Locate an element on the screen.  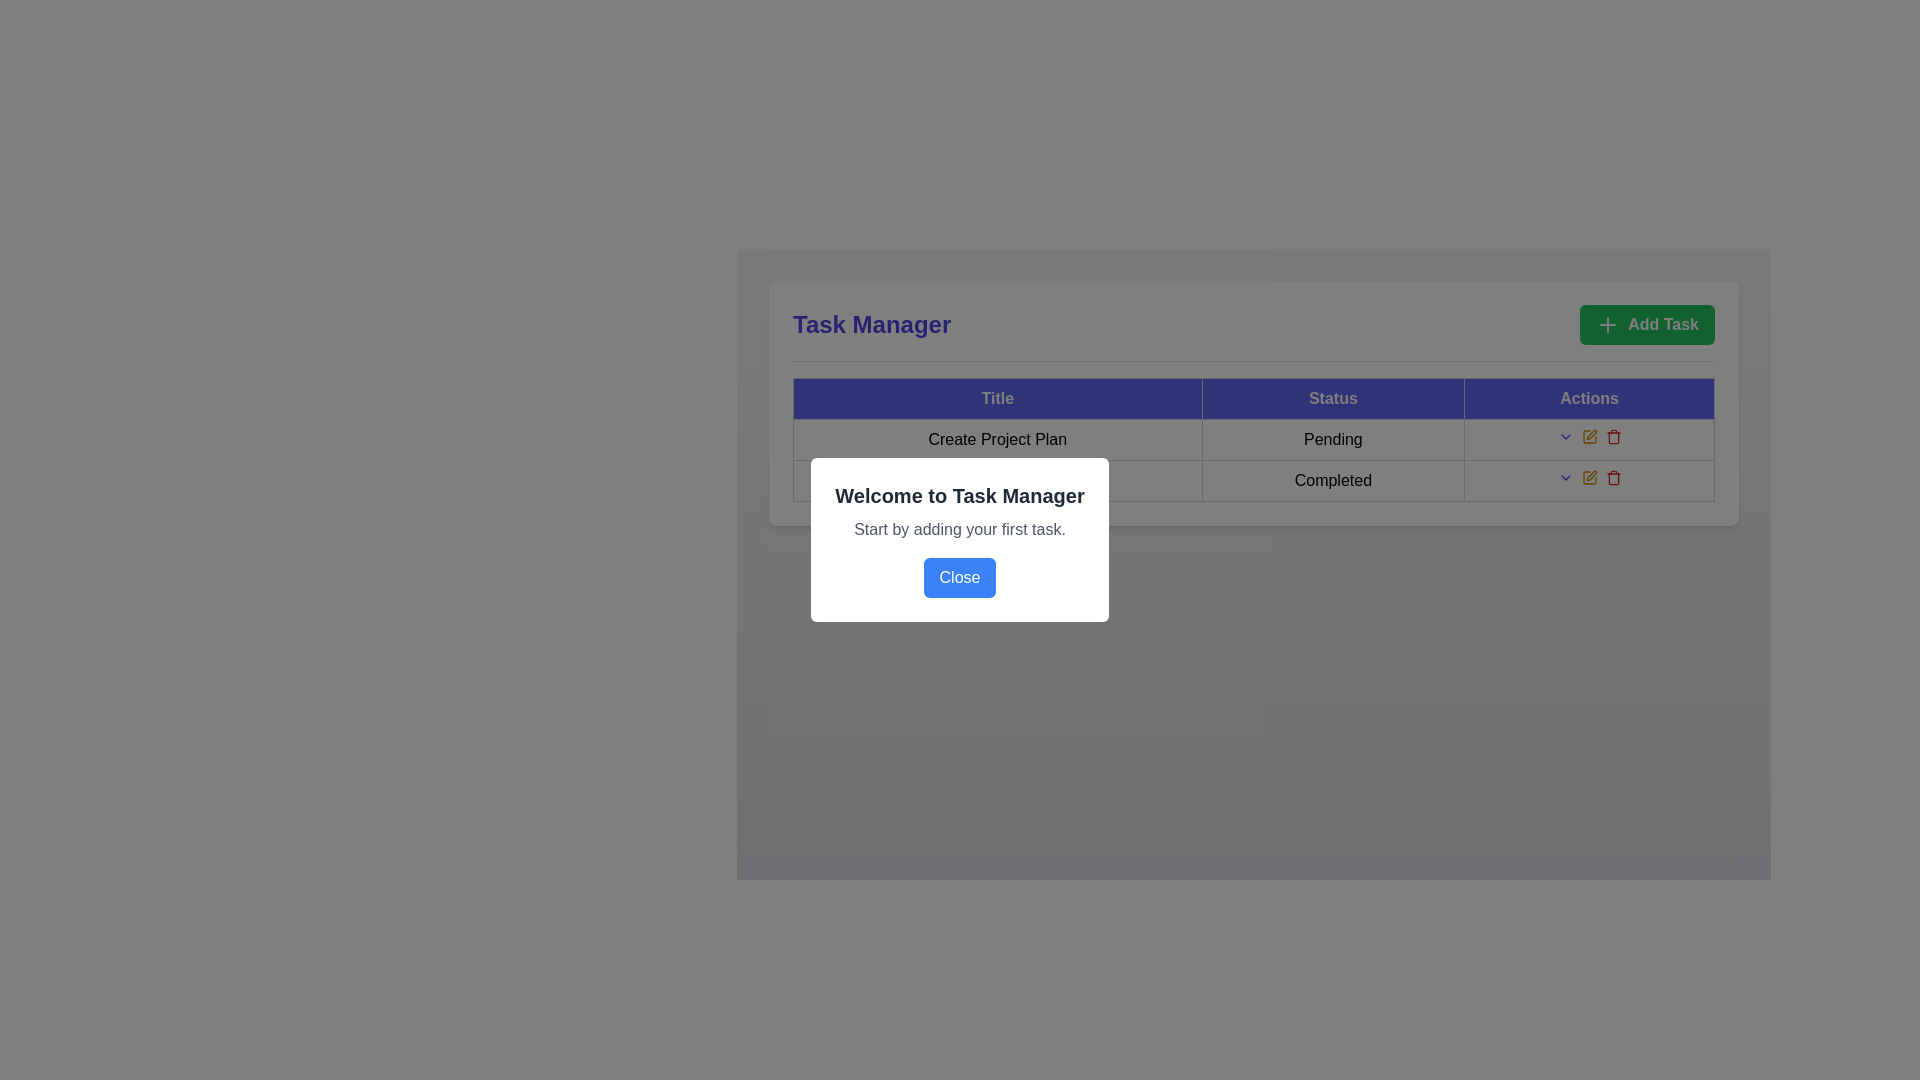
the green rectangular button with rounded corners that contains a white plus icon and the text 'Add Task' is located at coordinates (1647, 323).